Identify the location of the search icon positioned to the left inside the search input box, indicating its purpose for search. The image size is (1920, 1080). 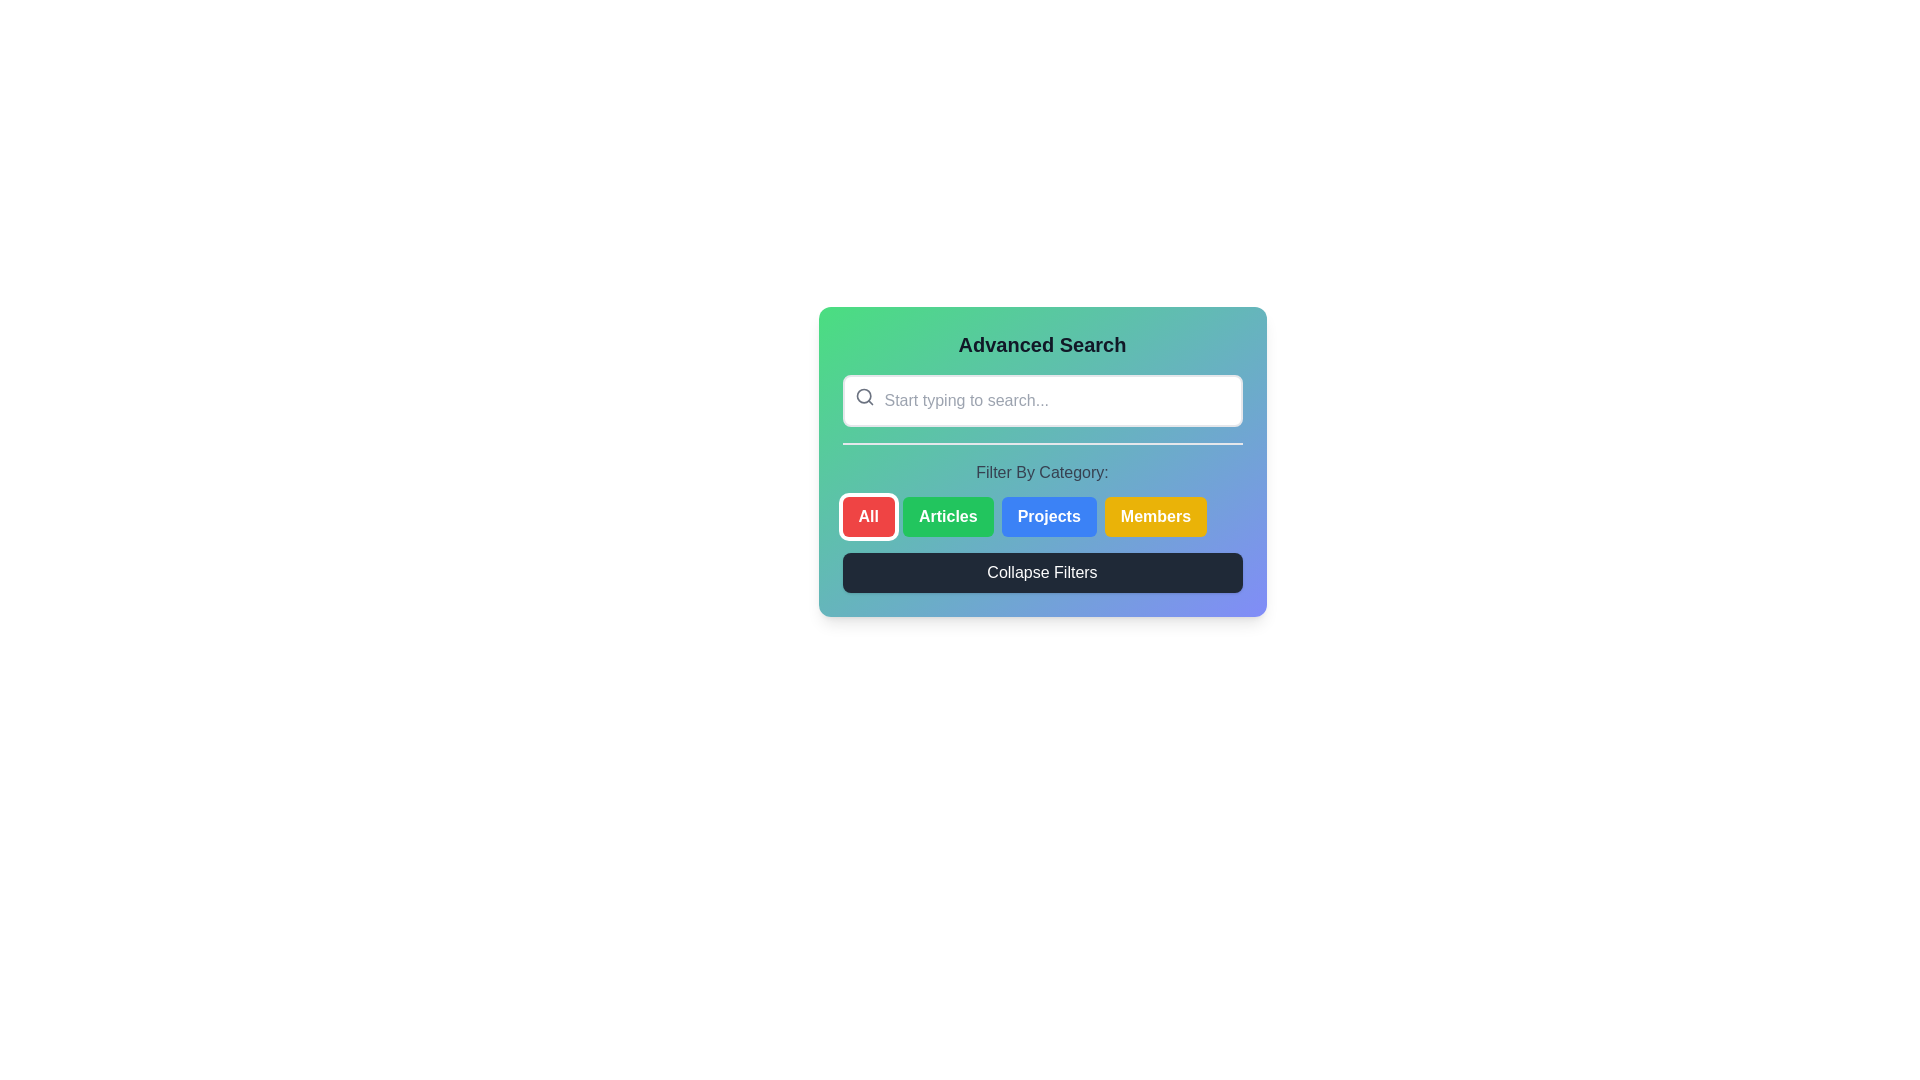
(864, 397).